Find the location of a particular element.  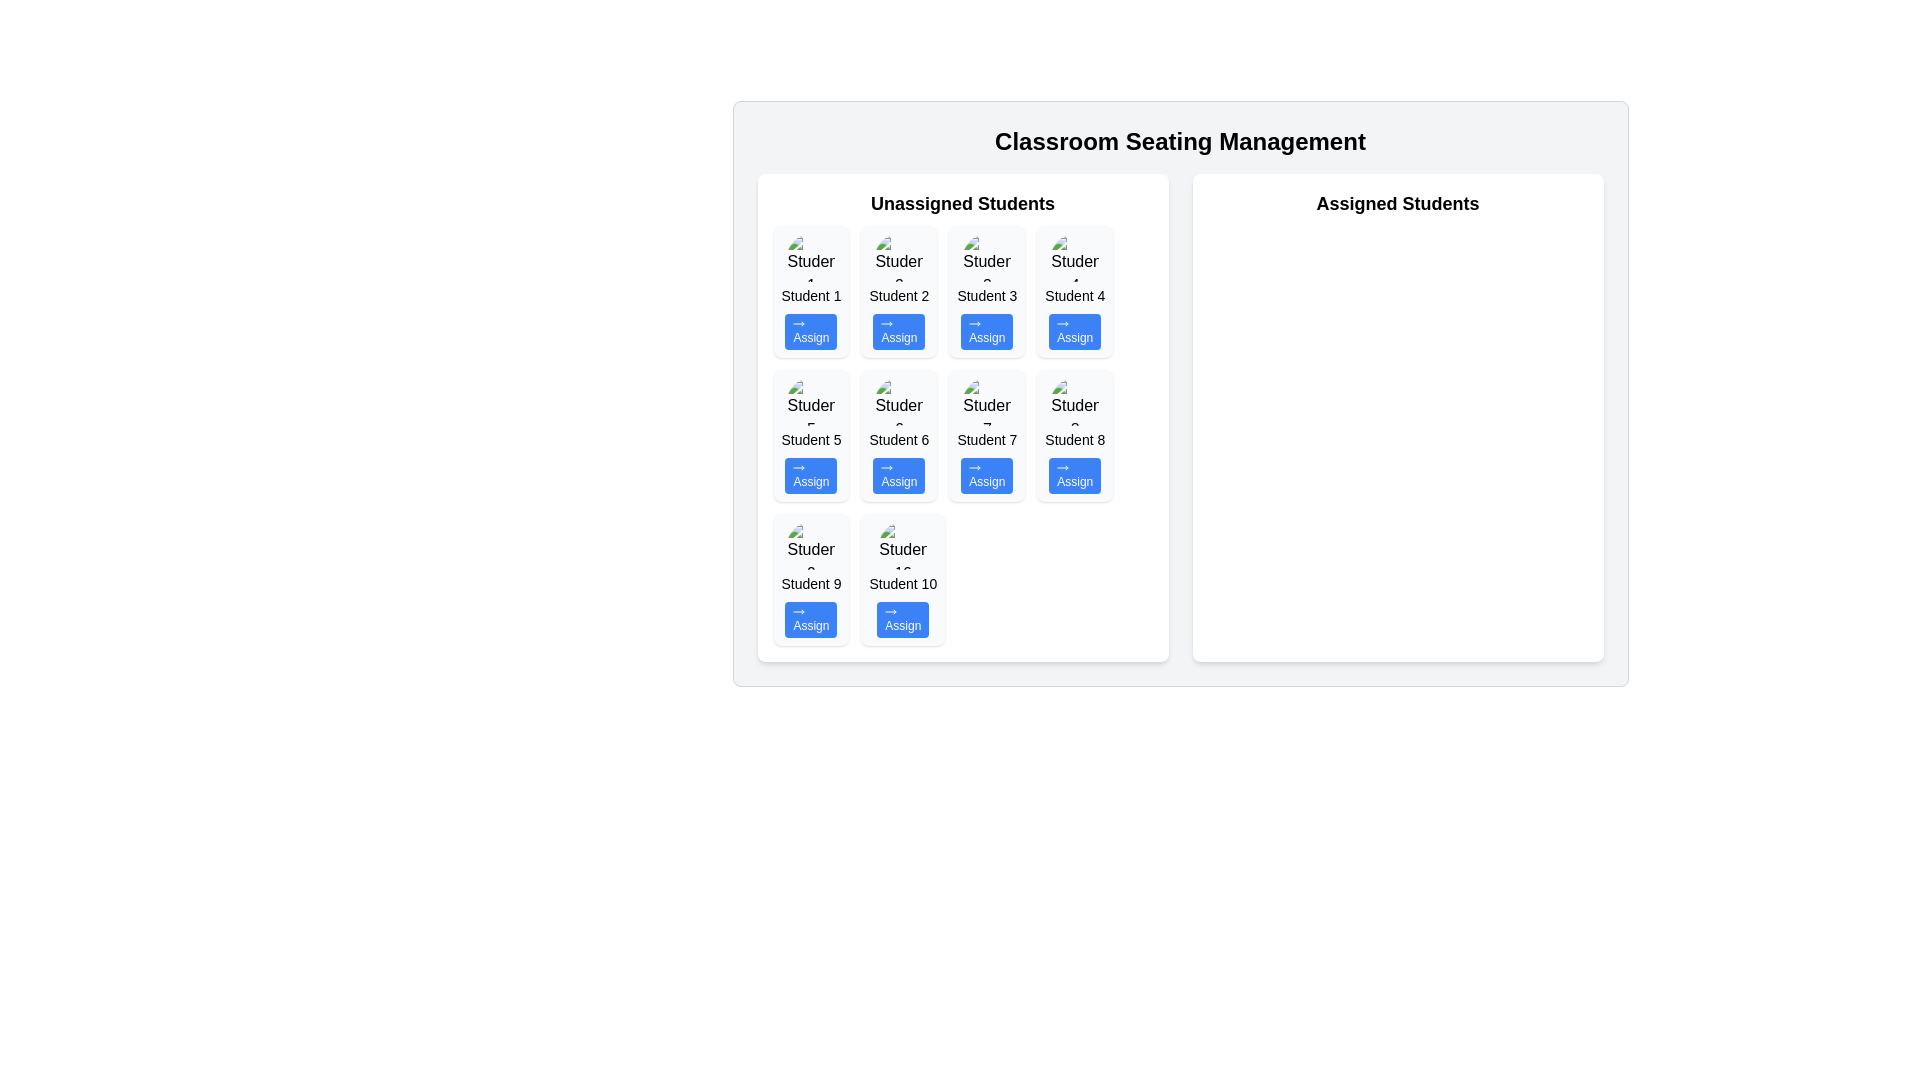

the small right arrow icon styled with a white stroke inside the blue 'Assign' button located in the second row and fourth column under the 'Unassigned Students' section is located at coordinates (1062, 467).